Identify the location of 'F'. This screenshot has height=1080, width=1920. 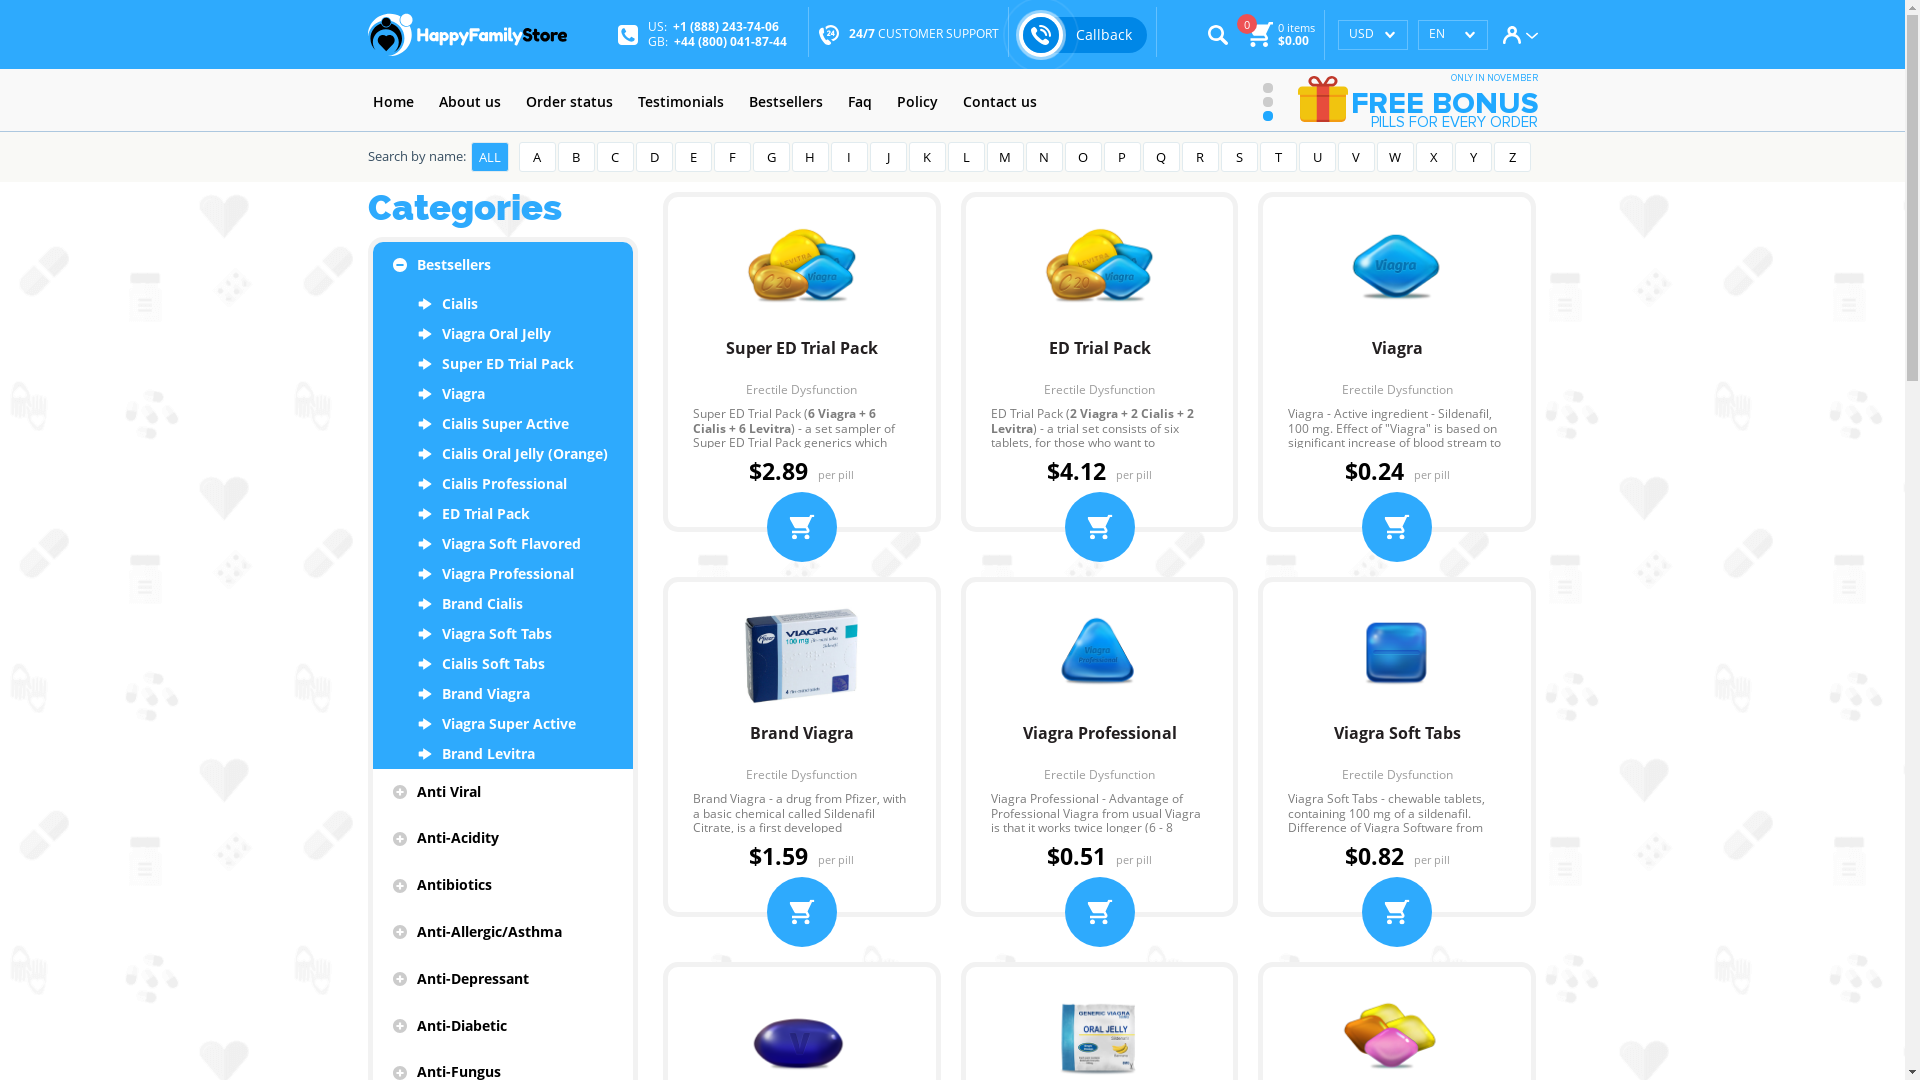
(731, 156).